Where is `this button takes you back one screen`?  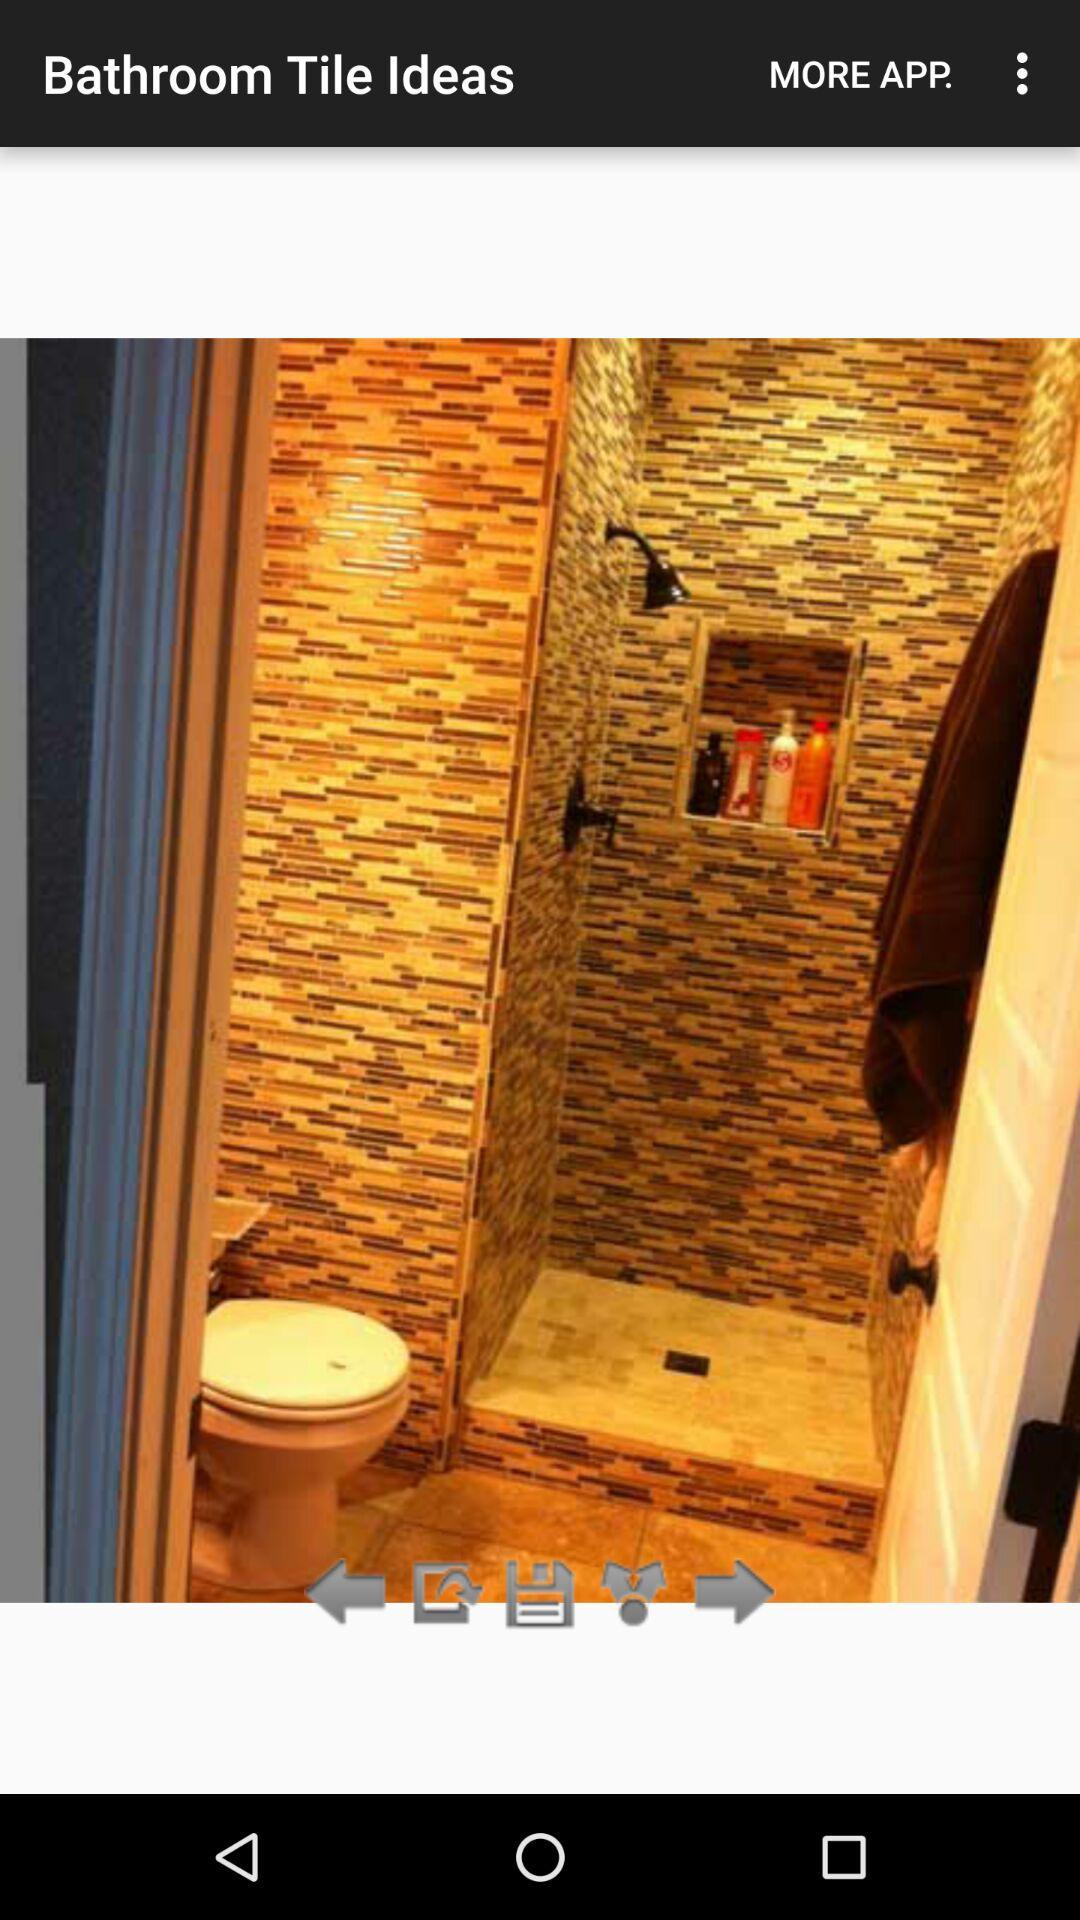
this button takes you back one screen is located at coordinates (350, 1593).